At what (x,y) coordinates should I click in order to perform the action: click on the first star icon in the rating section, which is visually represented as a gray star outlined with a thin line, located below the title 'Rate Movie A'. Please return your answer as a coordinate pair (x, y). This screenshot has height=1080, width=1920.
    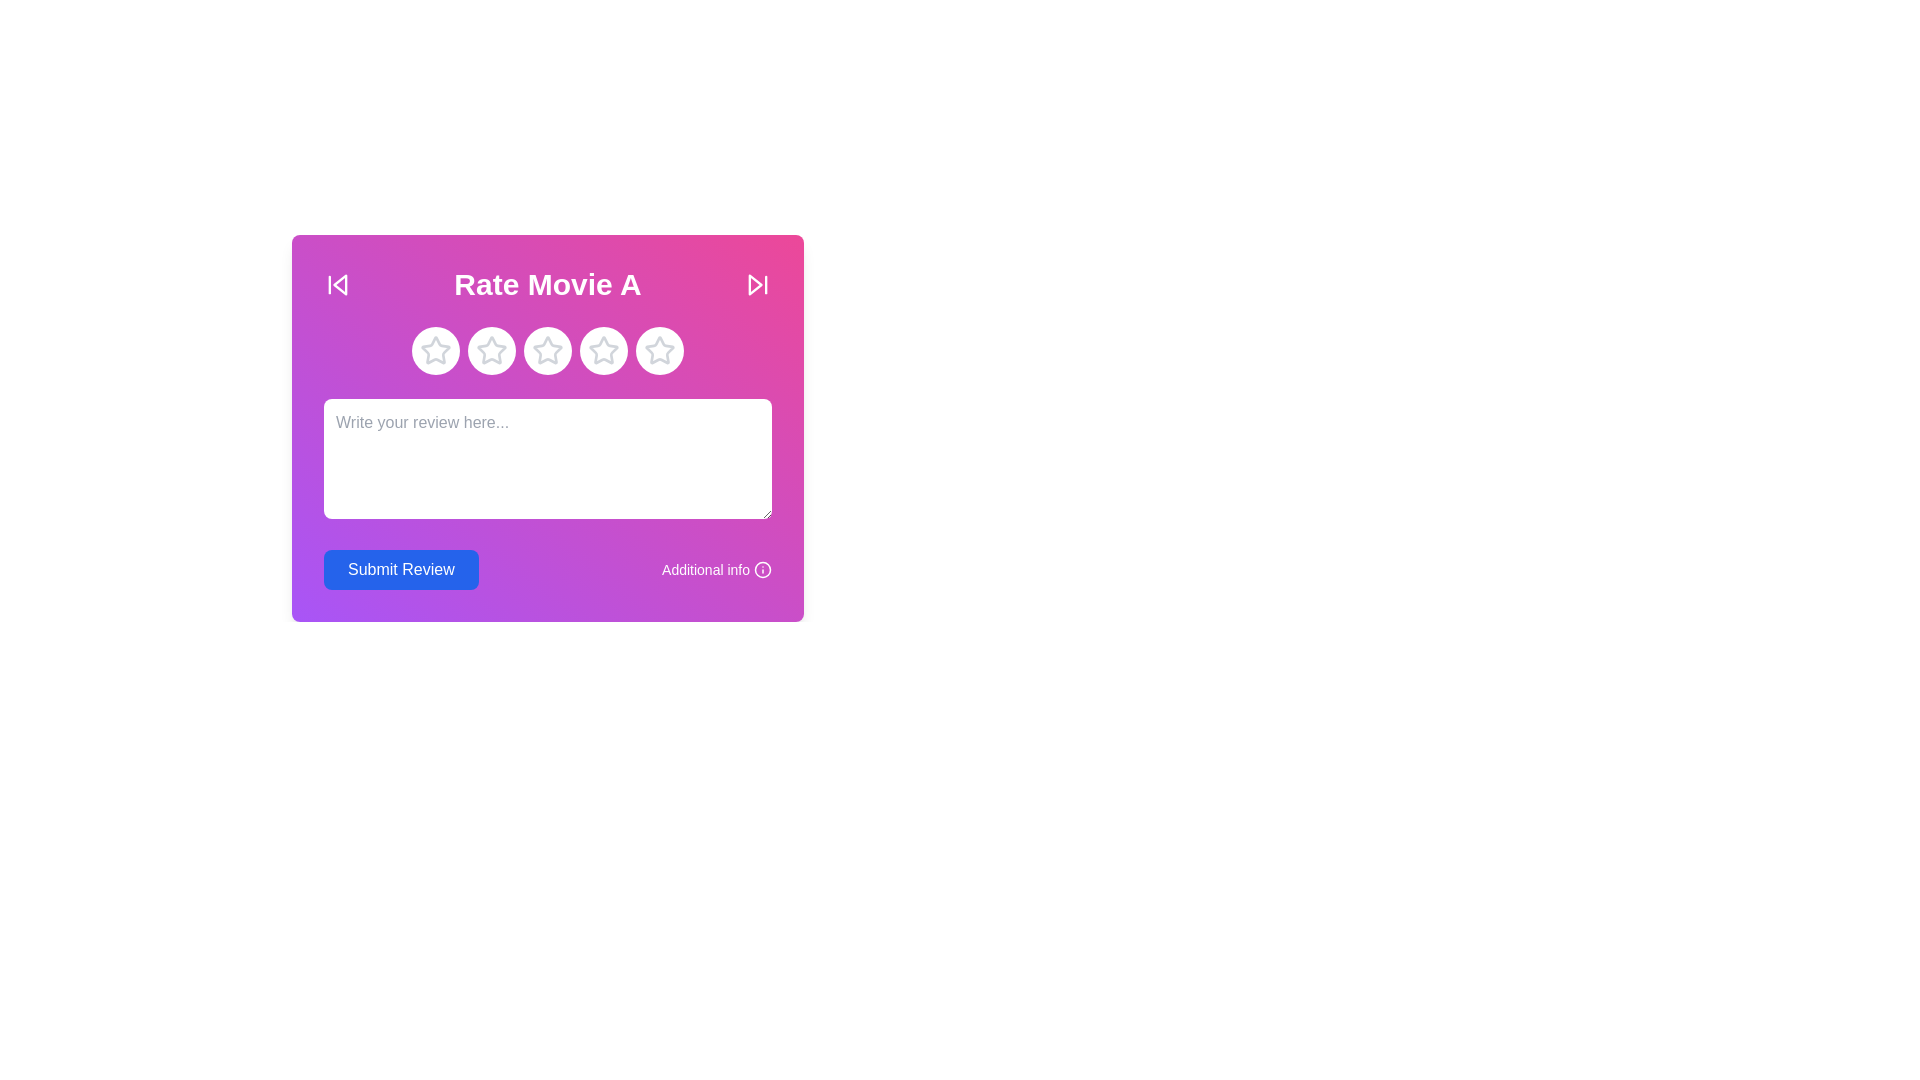
    Looking at the image, I should click on (435, 350).